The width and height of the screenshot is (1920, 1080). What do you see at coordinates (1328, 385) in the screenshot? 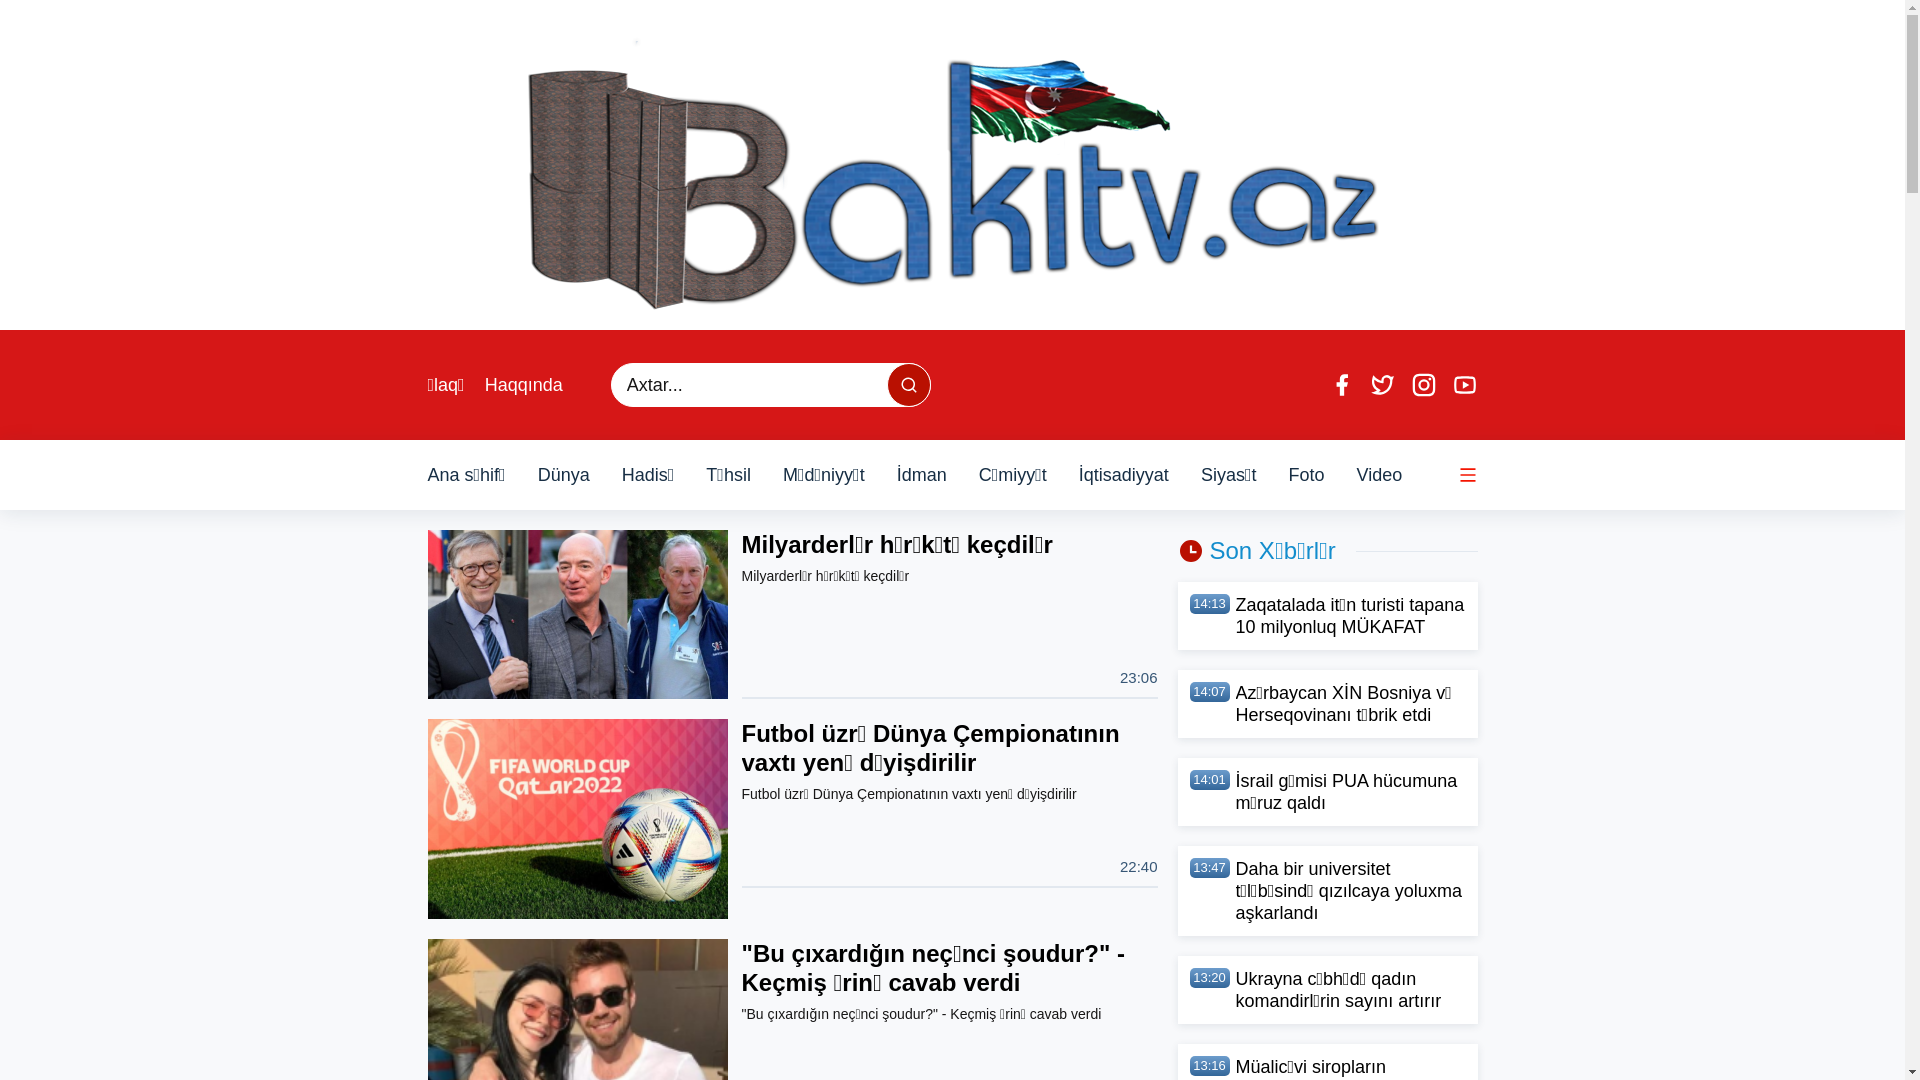
I see `'Facebook'` at bounding box center [1328, 385].